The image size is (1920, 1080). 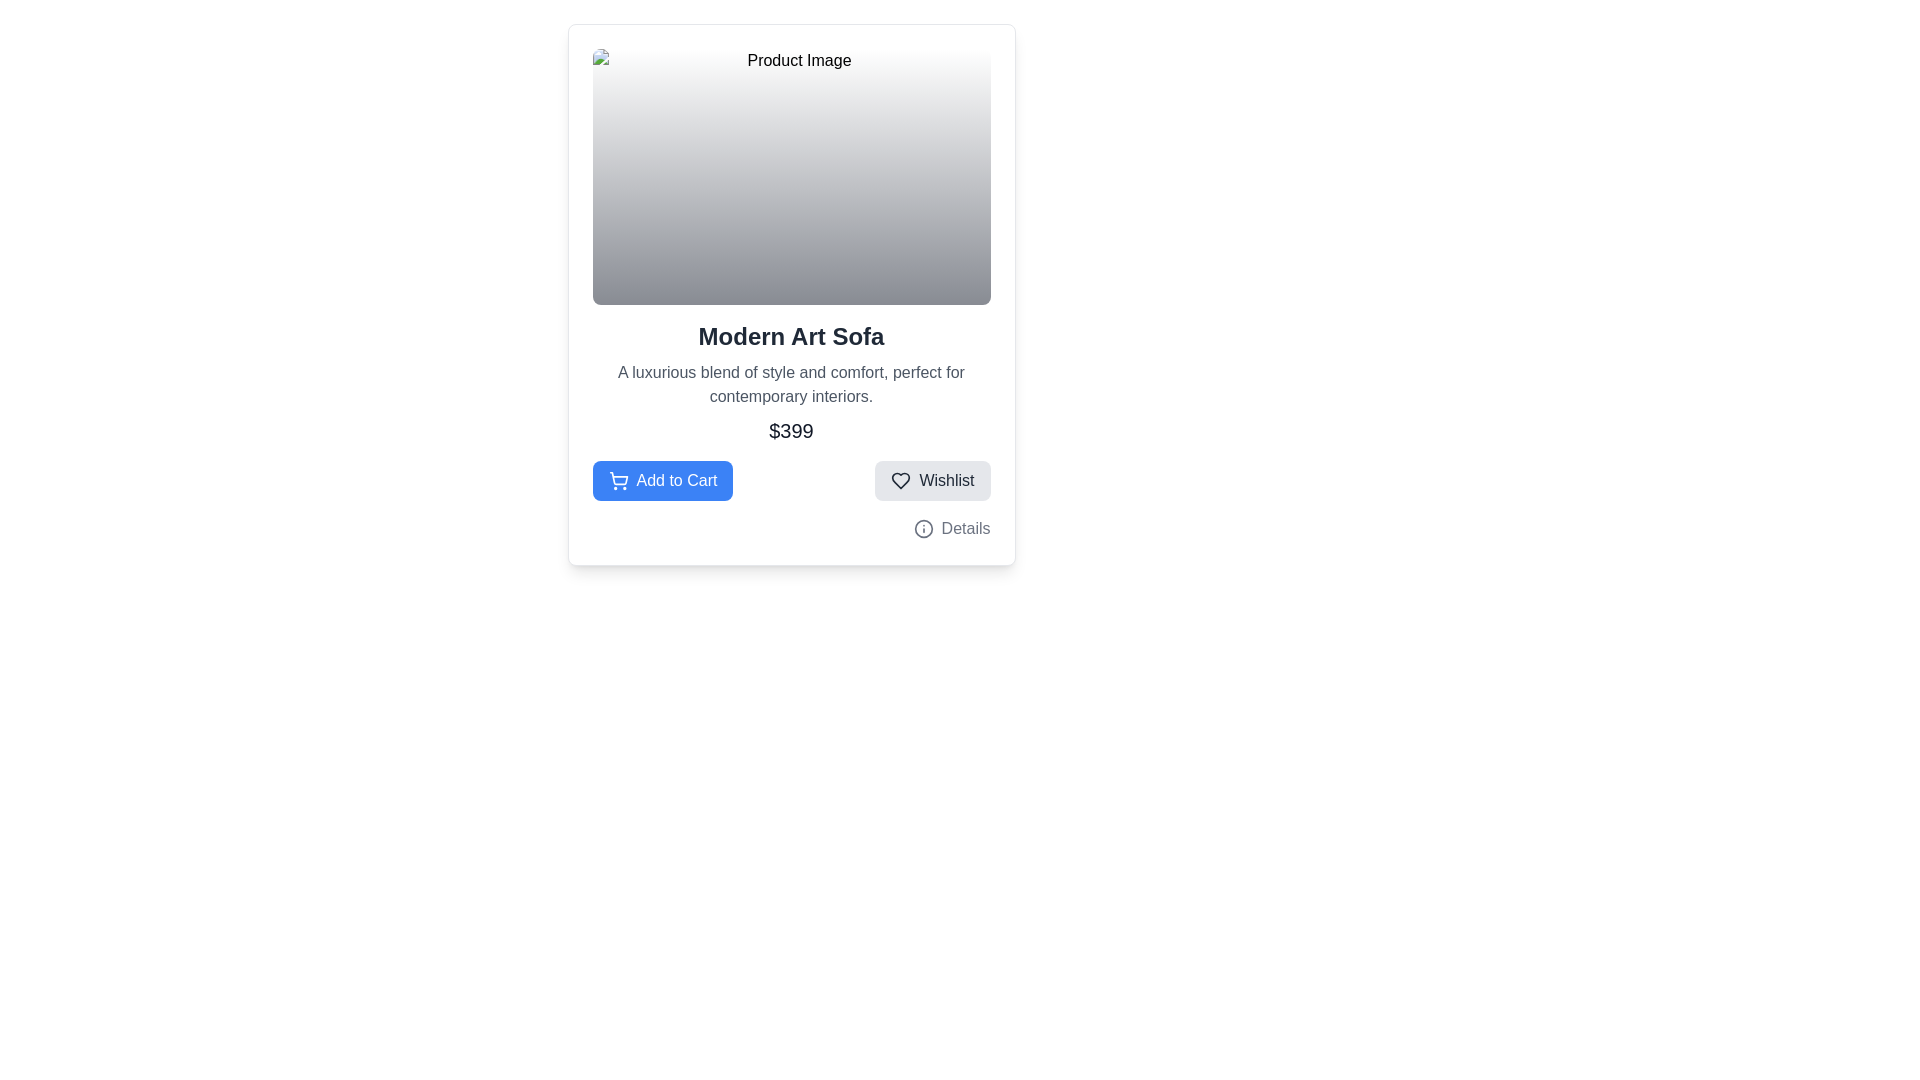 What do you see at coordinates (945, 481) in the screenshot?
I see `the 'Wishlist' text label within the button using keyboard navigation` at bounding box center [945, 481].